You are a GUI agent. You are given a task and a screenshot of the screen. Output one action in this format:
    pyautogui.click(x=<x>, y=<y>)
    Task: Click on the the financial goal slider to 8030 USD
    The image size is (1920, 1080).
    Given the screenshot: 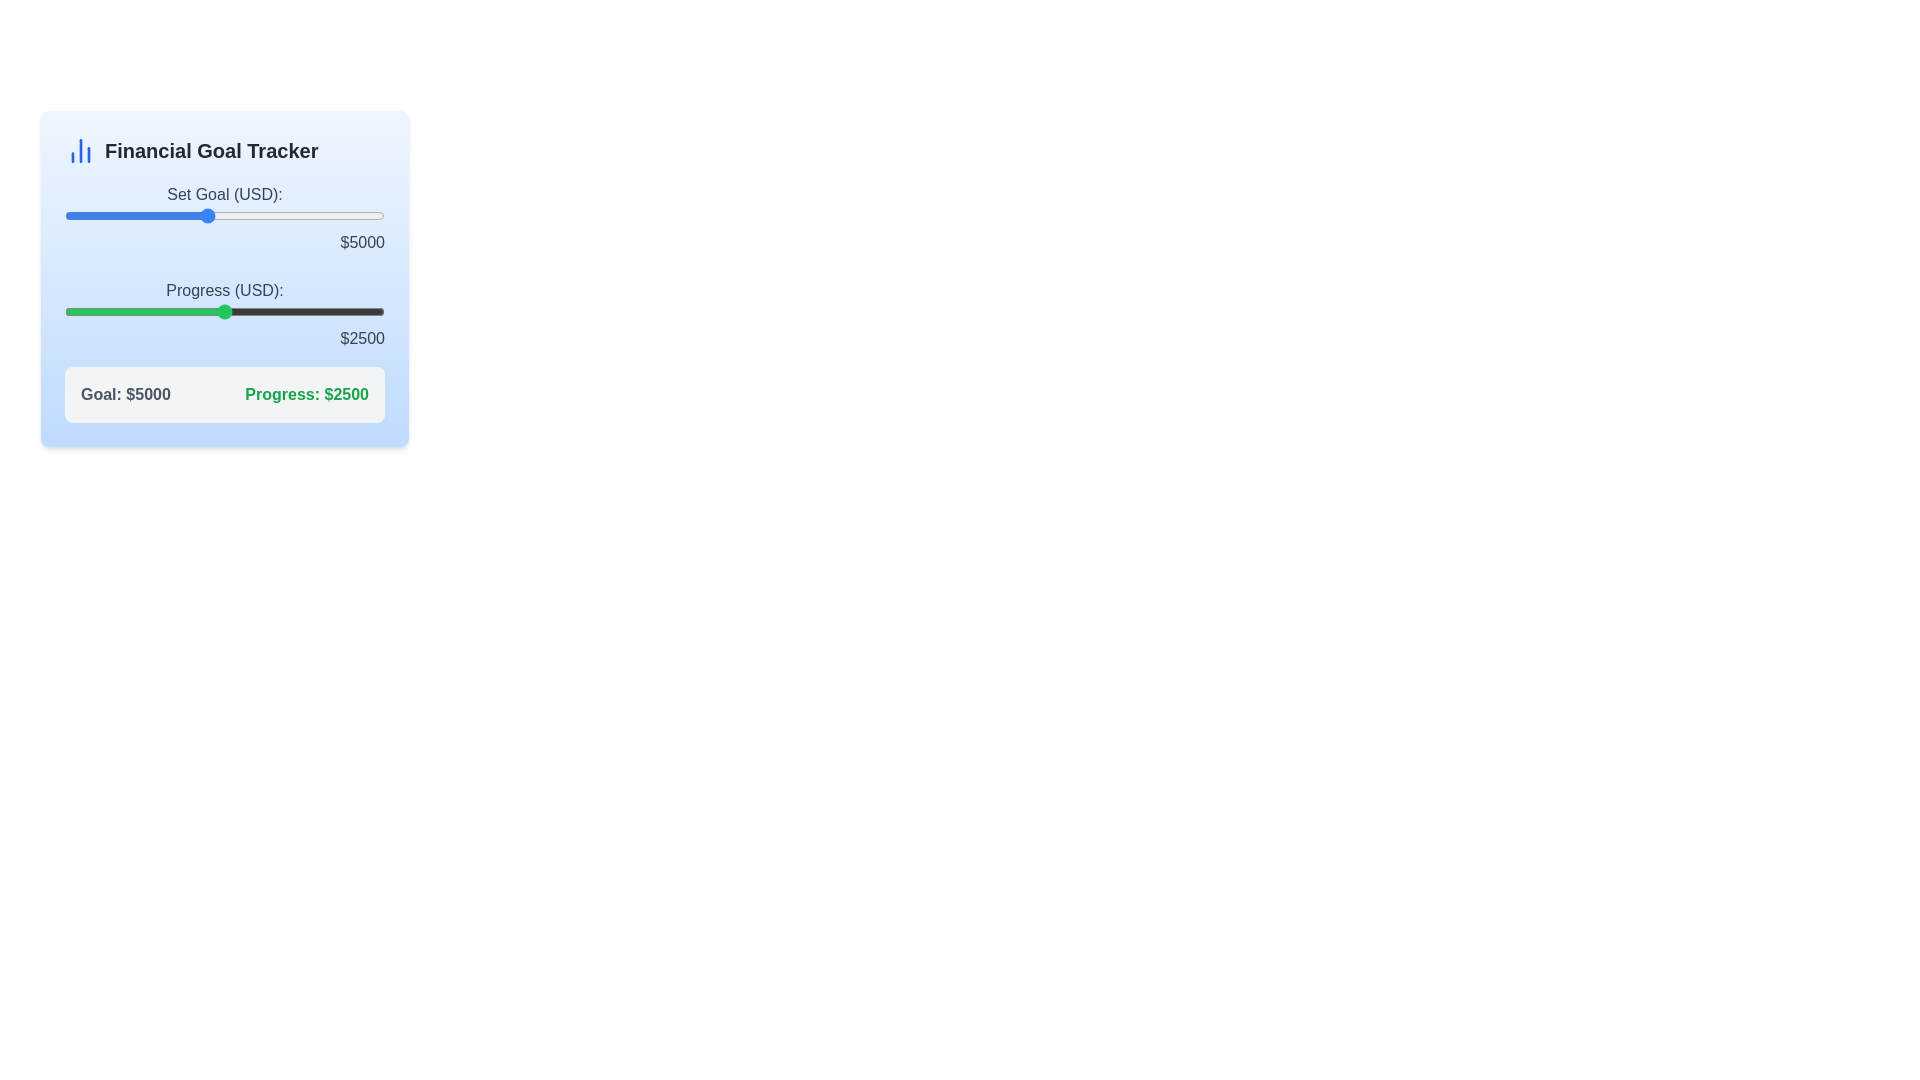 What is the action you would take?
    pyautogui.click(x=313, y=216)
    